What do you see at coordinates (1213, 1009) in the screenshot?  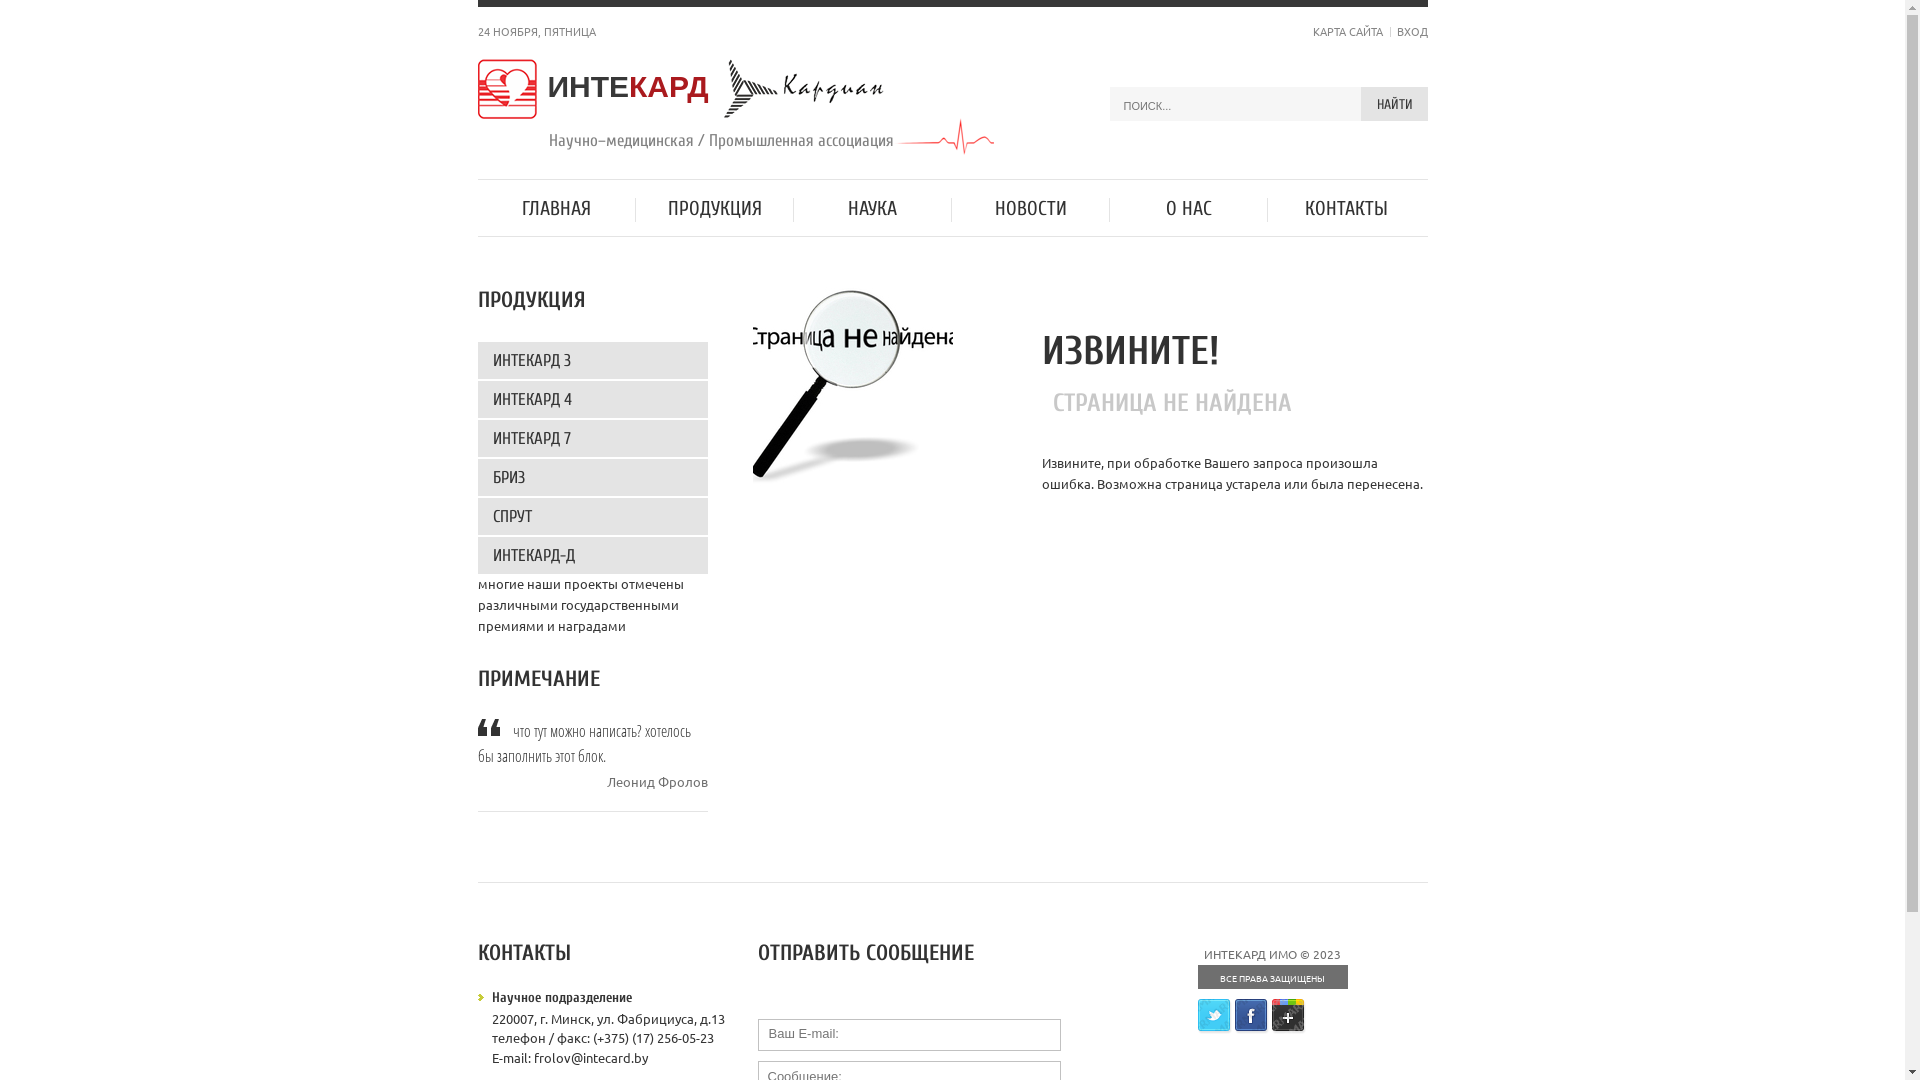 I see `'Twitter'` at bounding box center [1213, 1009].